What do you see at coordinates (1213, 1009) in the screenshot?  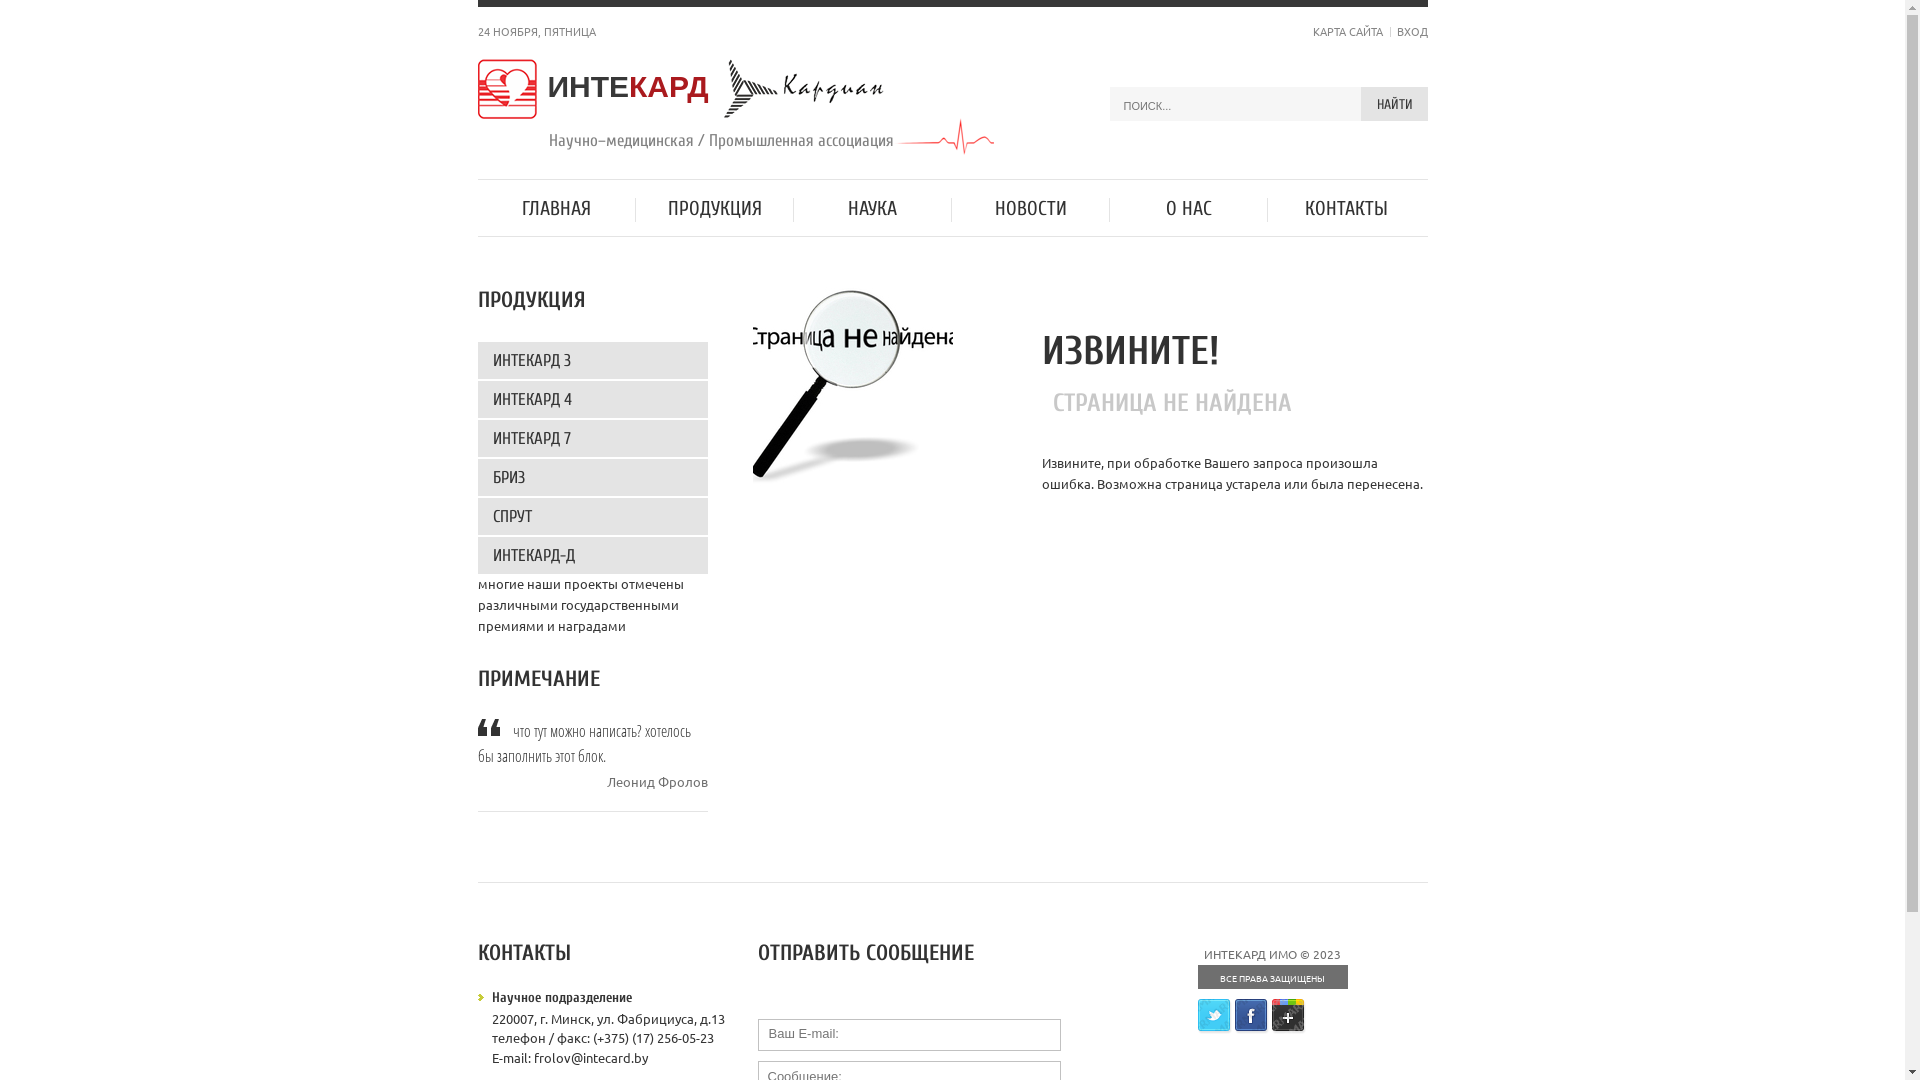 I see `'Twitter'` at bounding box center [1213, 1009].